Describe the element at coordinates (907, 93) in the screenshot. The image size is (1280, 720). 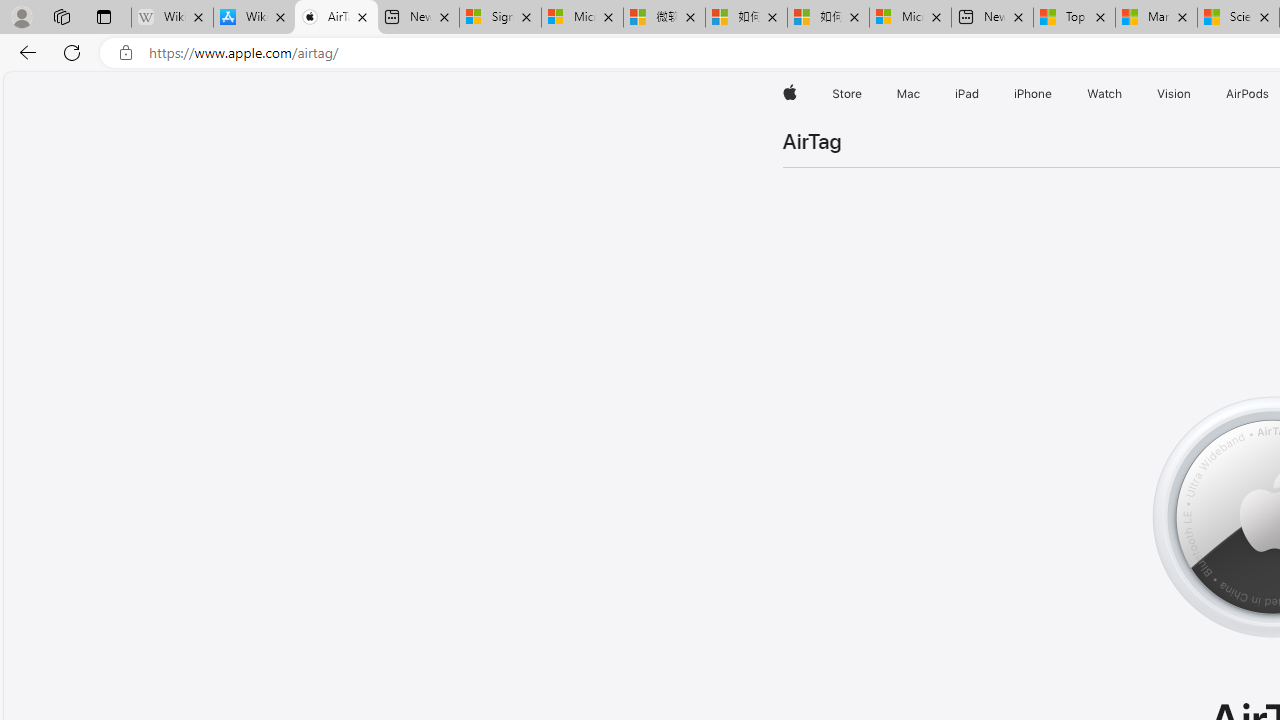
I see `'Mac'` at that location.